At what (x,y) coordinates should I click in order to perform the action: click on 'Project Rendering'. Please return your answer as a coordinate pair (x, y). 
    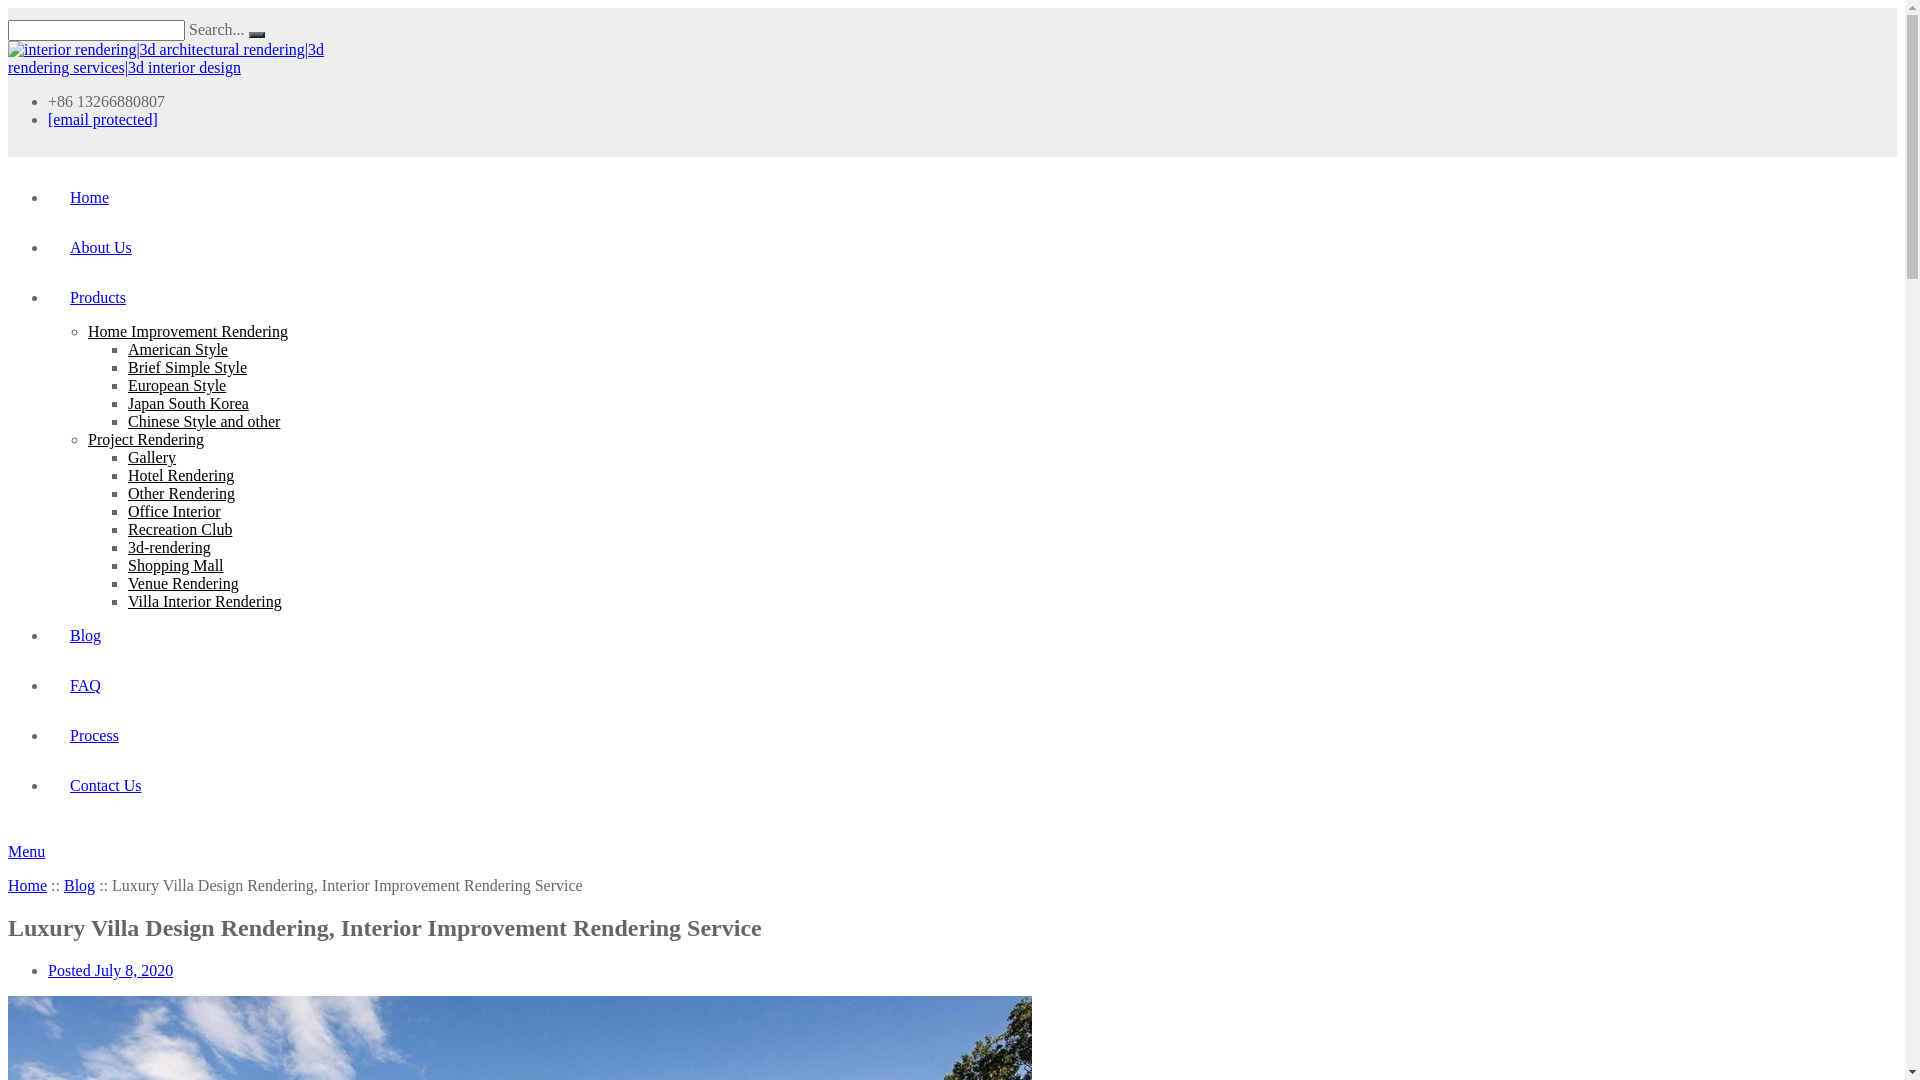
    Looking at the image, I should click on (86, 438).